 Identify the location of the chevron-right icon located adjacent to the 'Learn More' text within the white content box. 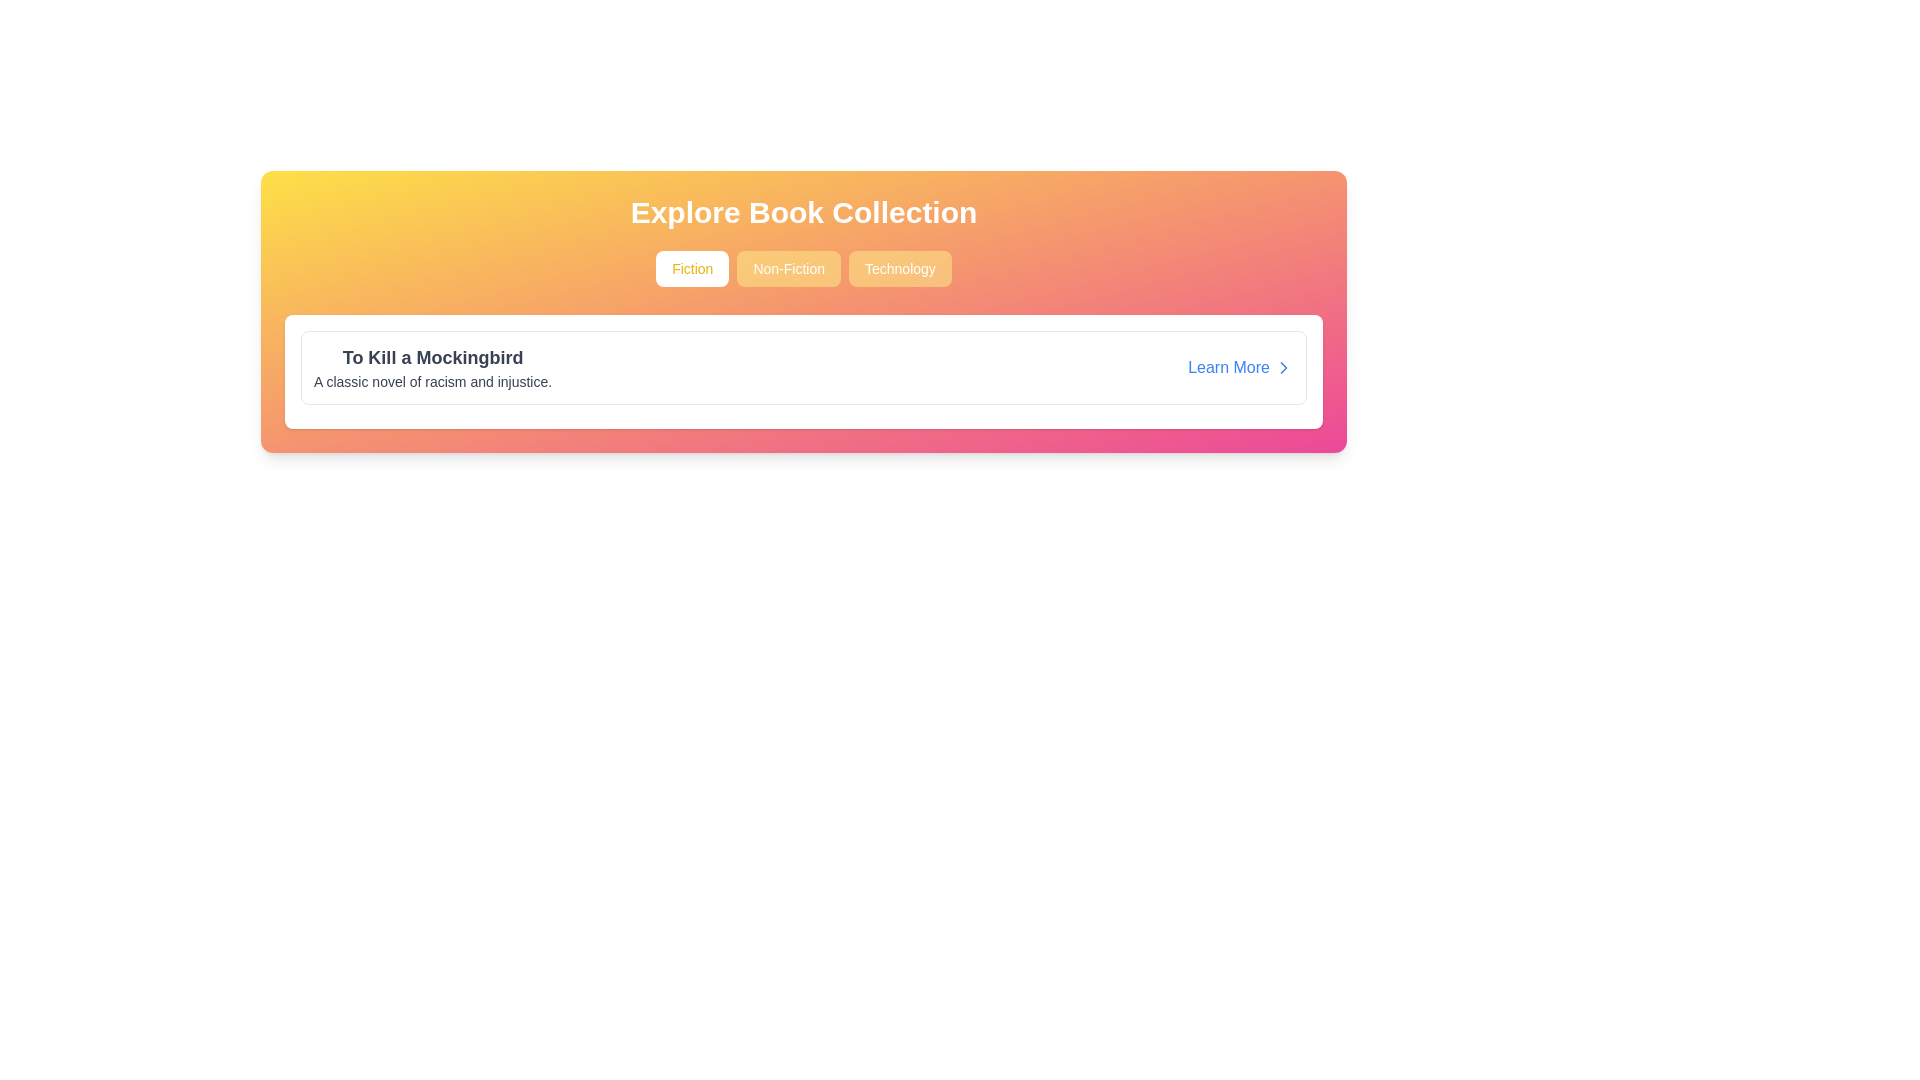
(1283, 367).